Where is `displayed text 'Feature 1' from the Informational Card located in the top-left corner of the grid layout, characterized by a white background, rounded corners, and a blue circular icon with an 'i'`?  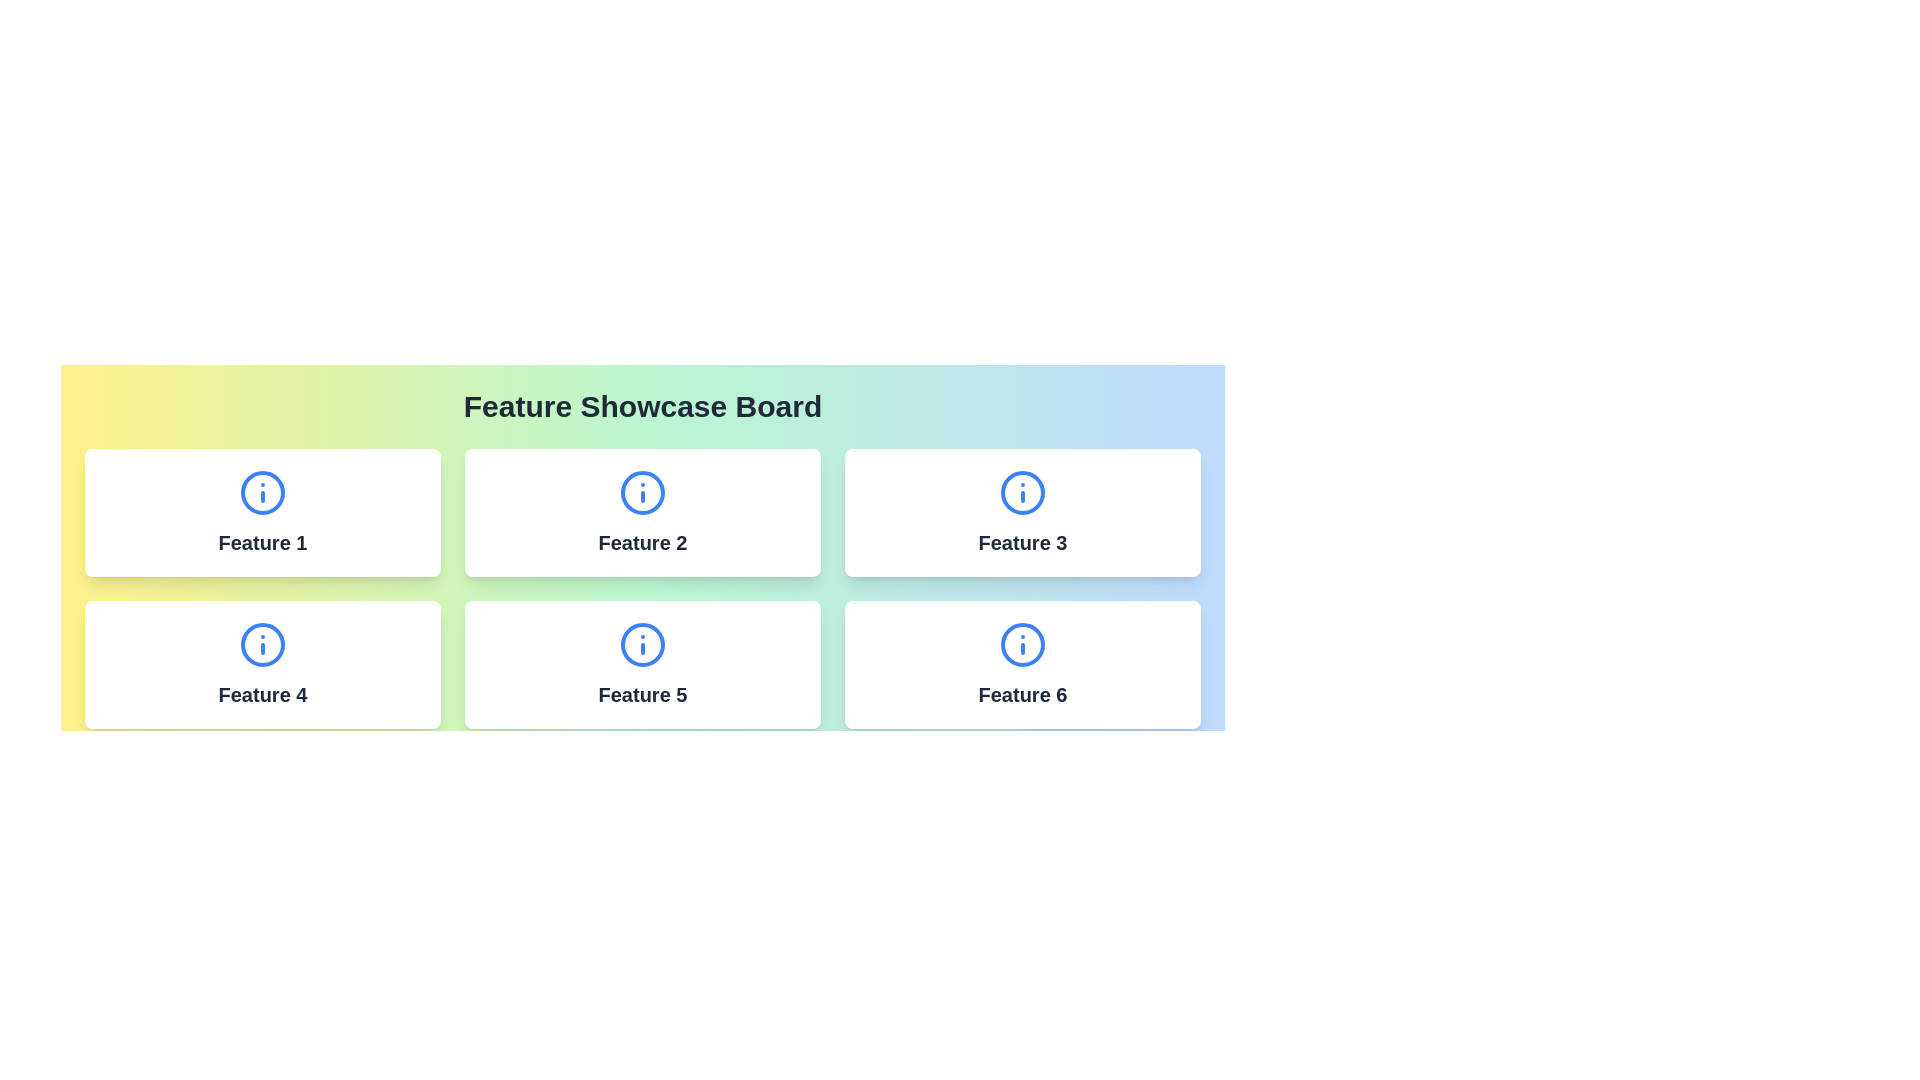
displayed text 'Feature 1' from the Informational Card located in the top-left corner of the grid layout, characterized by a white background, rounded corners, and a blue circular icon with an 'i' is located at coordinates (262, 512).